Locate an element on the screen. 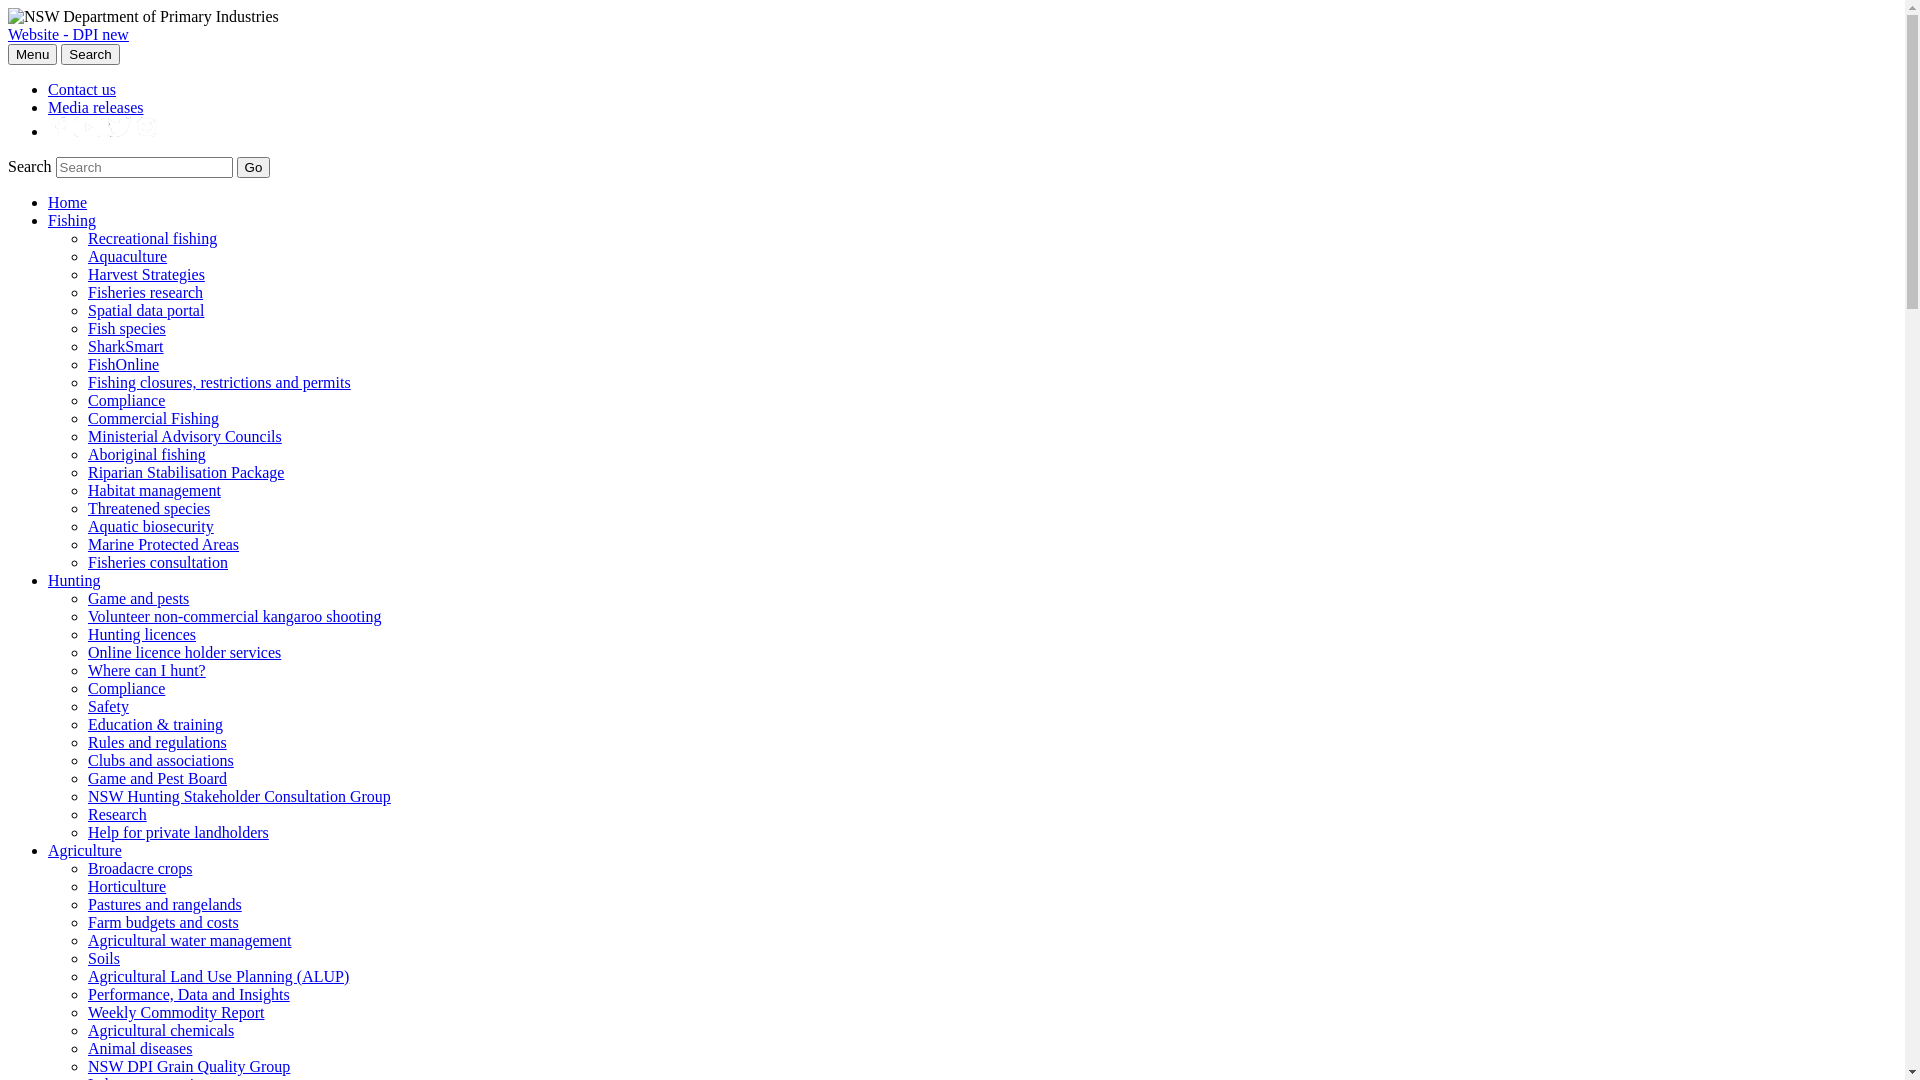 The height and width of the screenshot is (1080, 1920). 'NSW Hunting Stakeholder Consultation Group' is located at coordinates (239, 795).